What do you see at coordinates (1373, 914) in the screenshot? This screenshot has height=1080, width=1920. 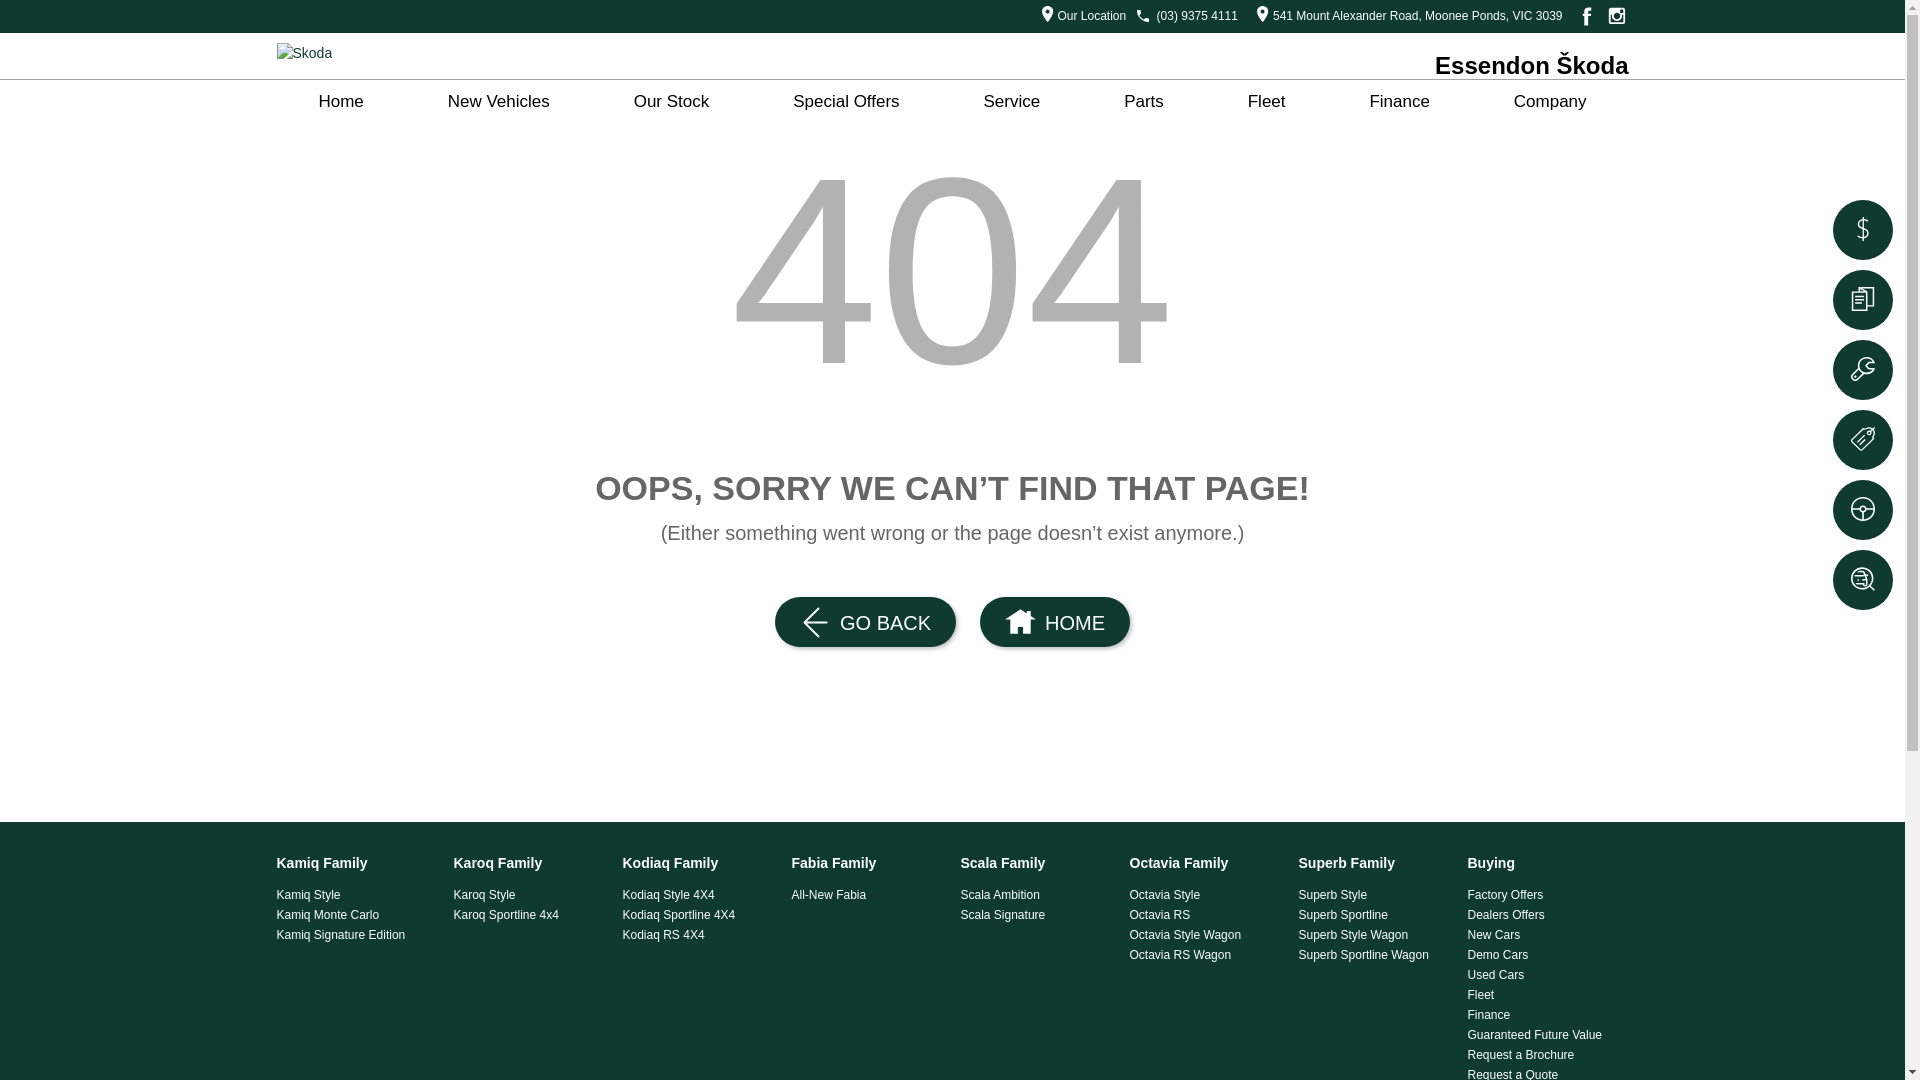 I see `'Superb Sportline'` at bounding box center [1373, 914].